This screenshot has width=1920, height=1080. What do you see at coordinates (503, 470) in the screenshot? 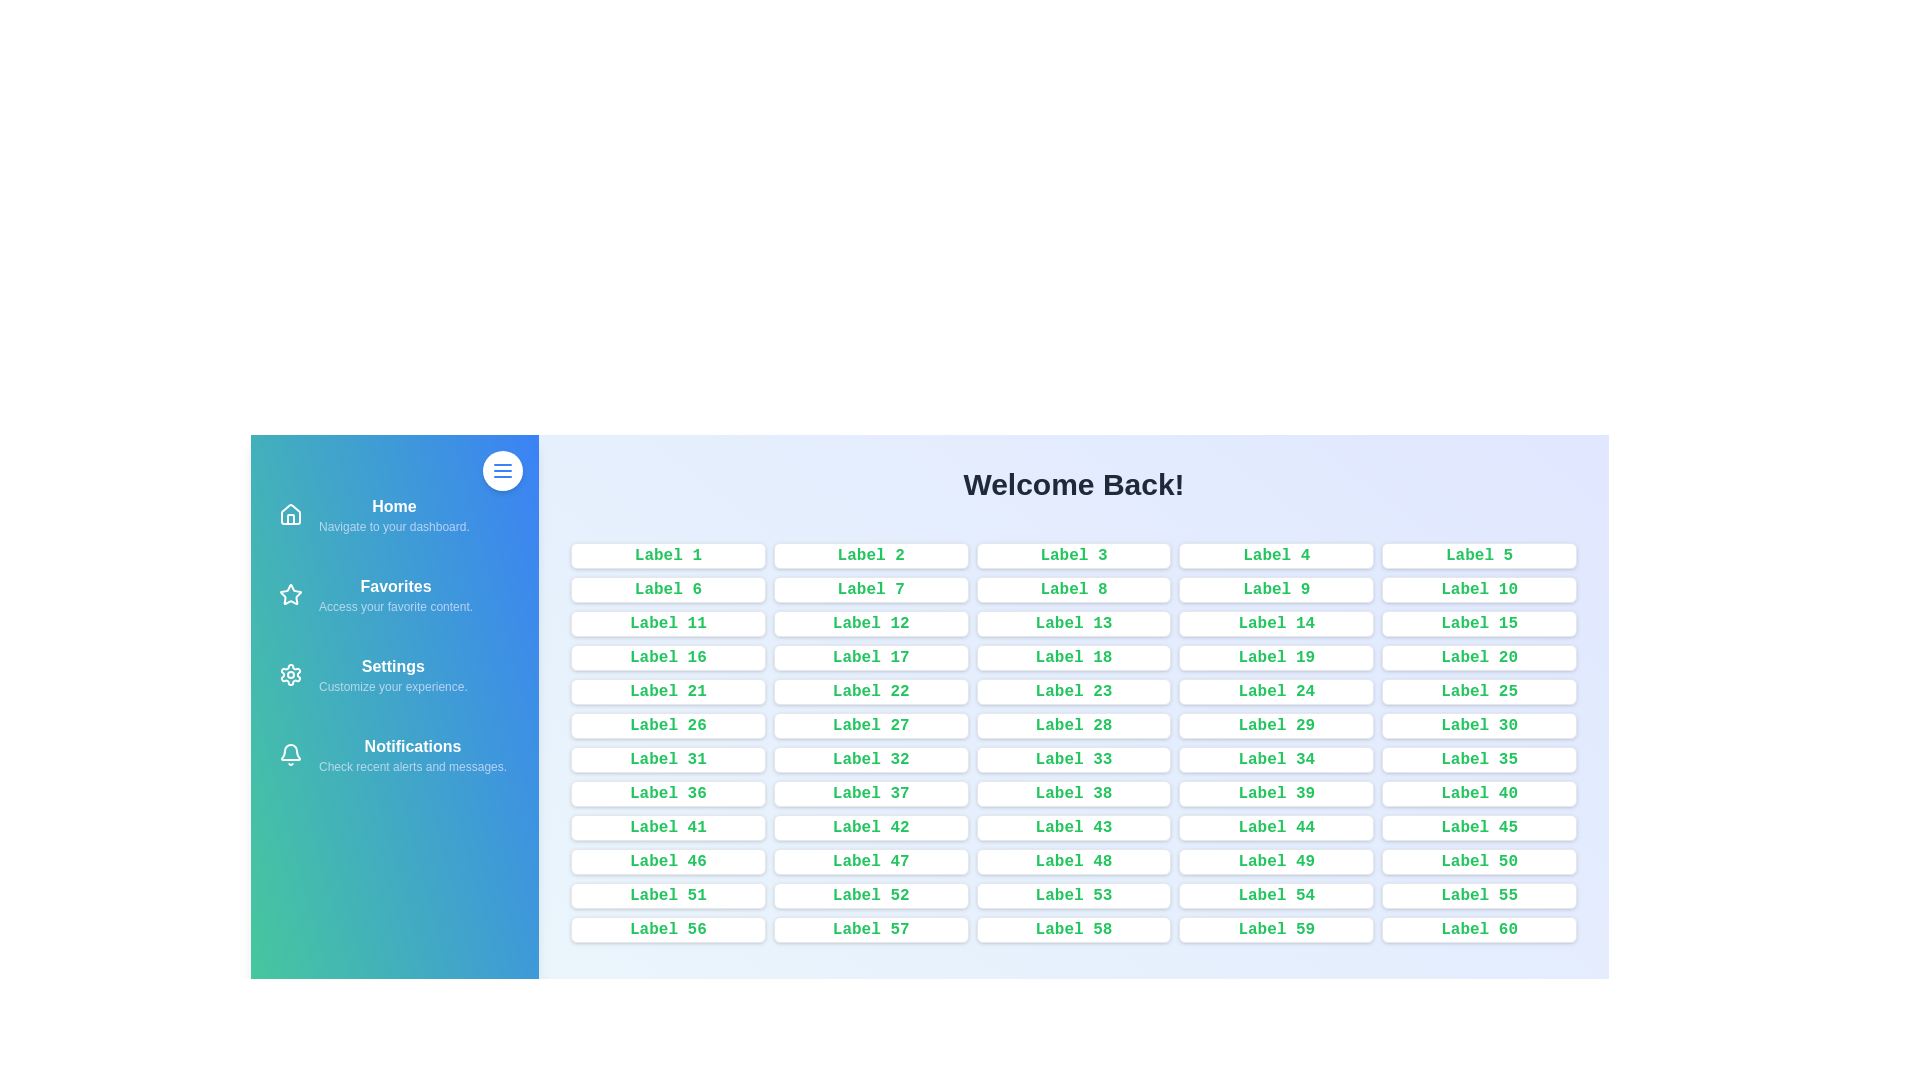
I see `the menu button to toggle the drawer open/closed` at bounding box center [503, 470].